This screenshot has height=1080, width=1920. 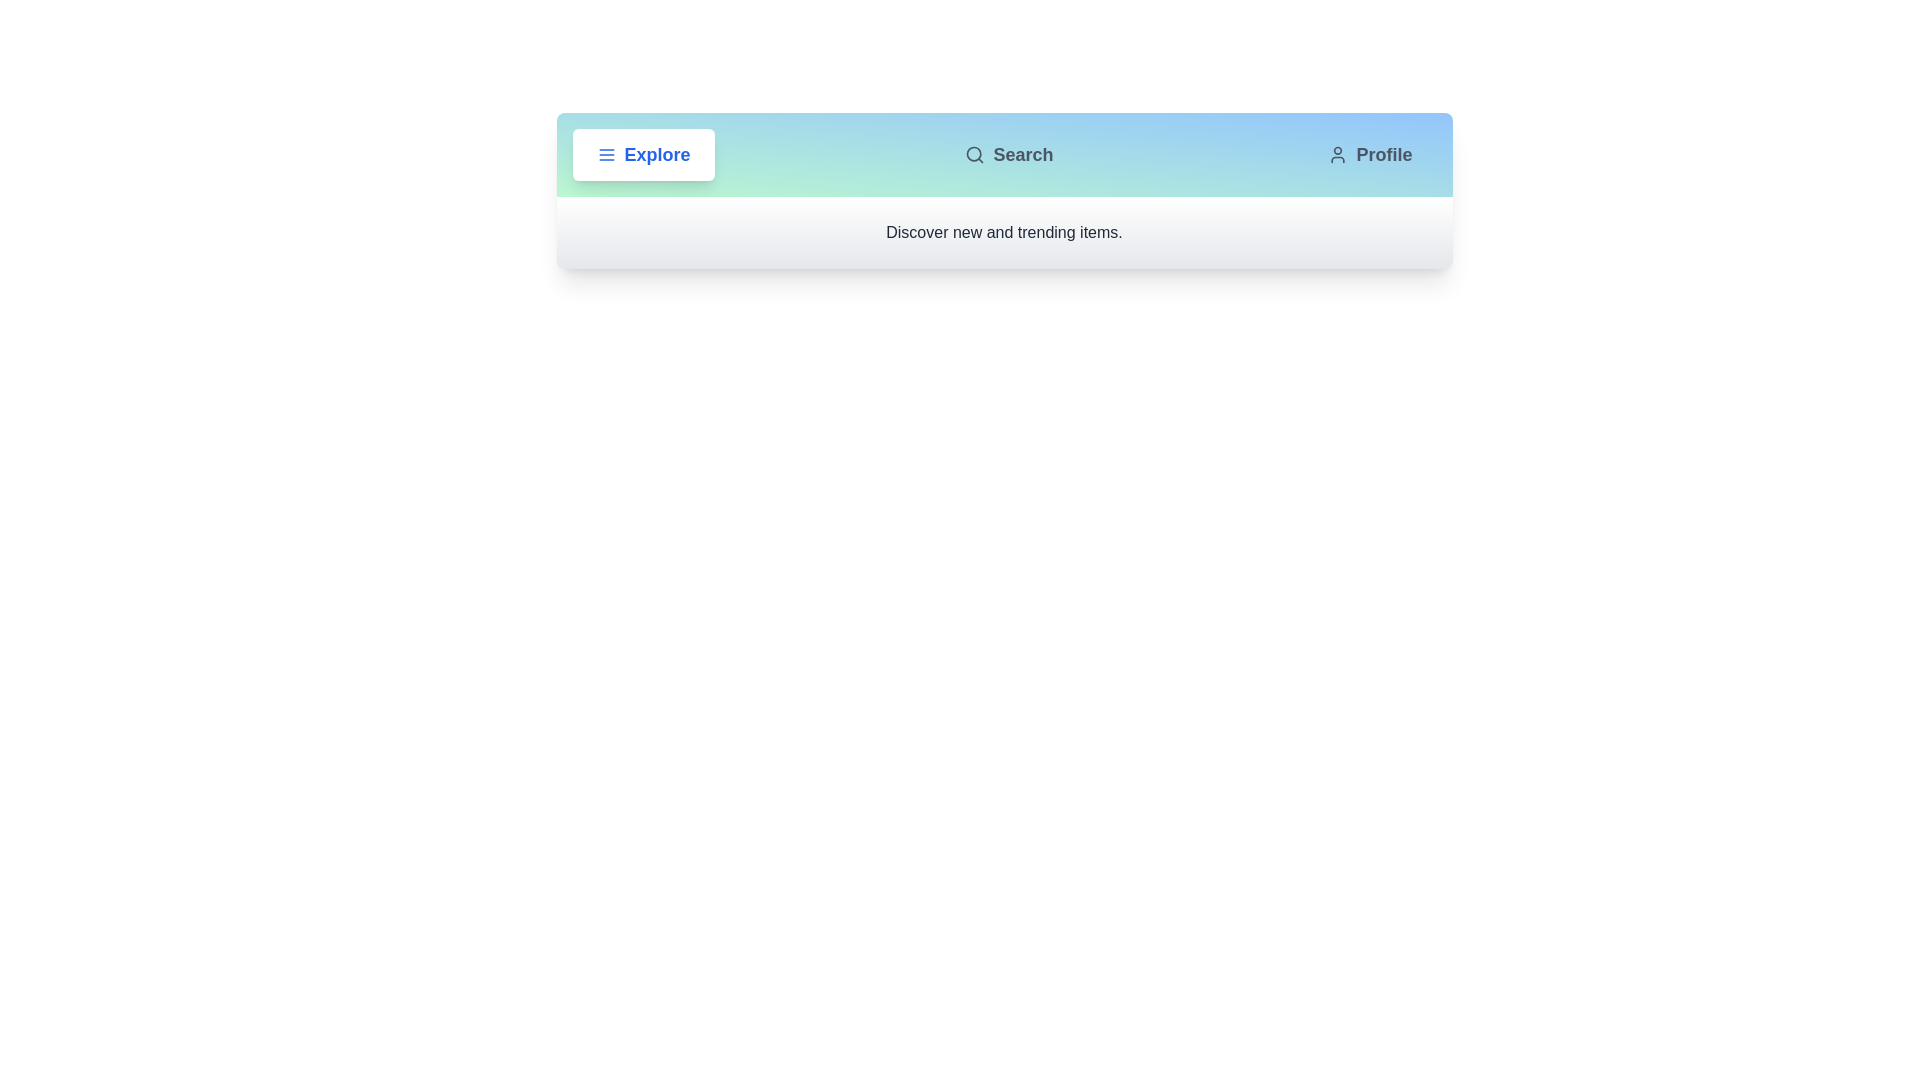 I want to click on the icon of the Explore tab, so click(x=605, y=153).